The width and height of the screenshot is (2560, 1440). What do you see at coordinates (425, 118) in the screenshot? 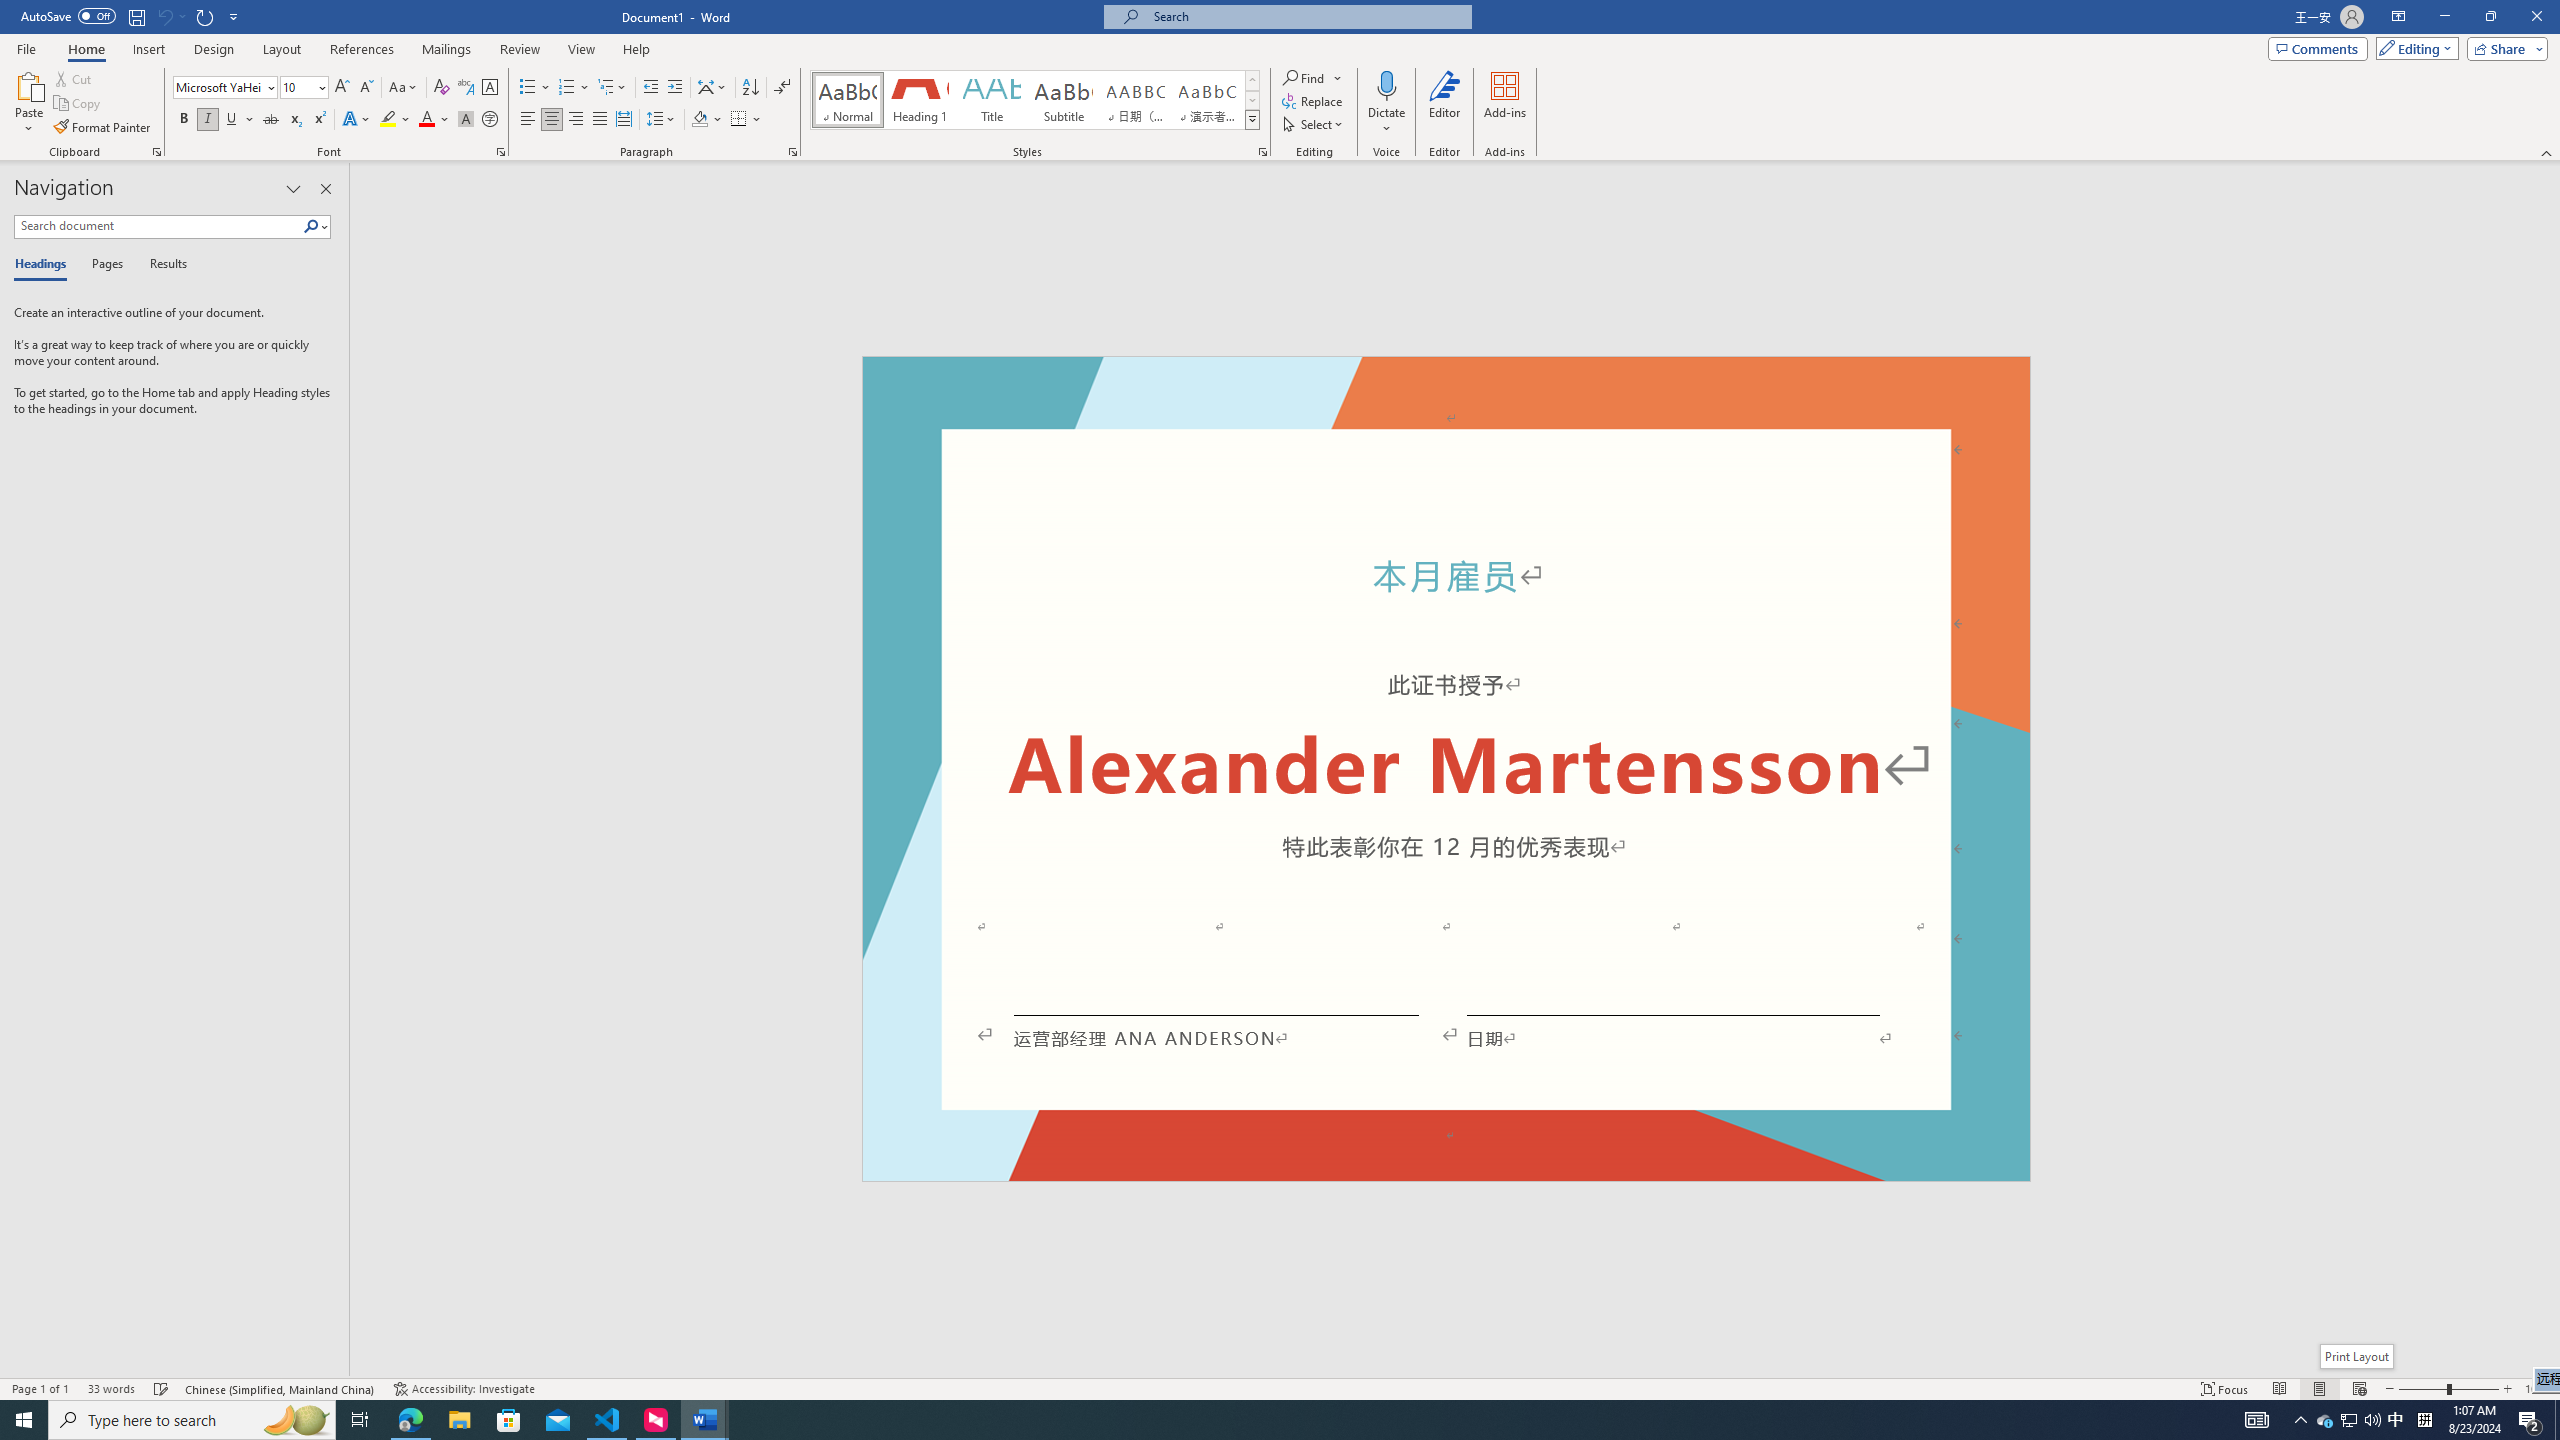
I see `'Font Color Red'` at bounding box center [425, 118].